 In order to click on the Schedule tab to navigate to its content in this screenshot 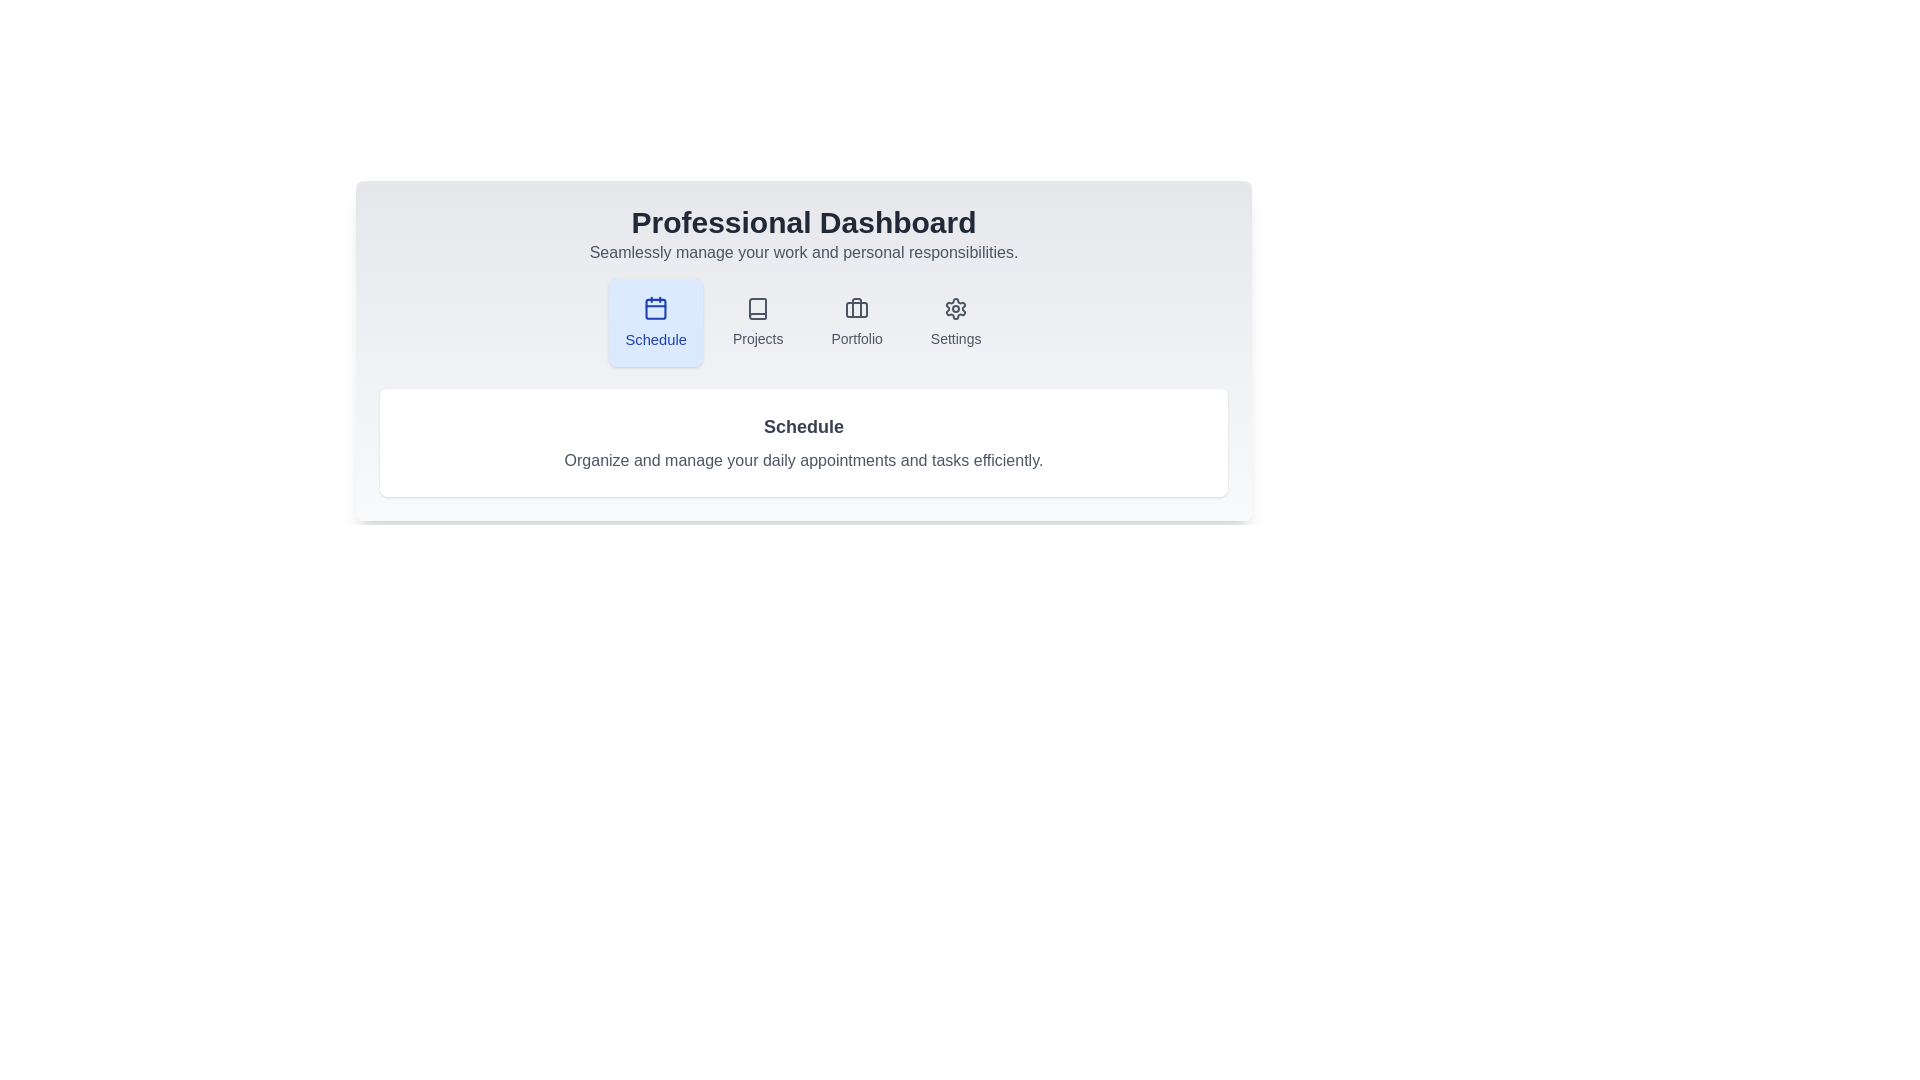, I will do `click(655, 322)`.